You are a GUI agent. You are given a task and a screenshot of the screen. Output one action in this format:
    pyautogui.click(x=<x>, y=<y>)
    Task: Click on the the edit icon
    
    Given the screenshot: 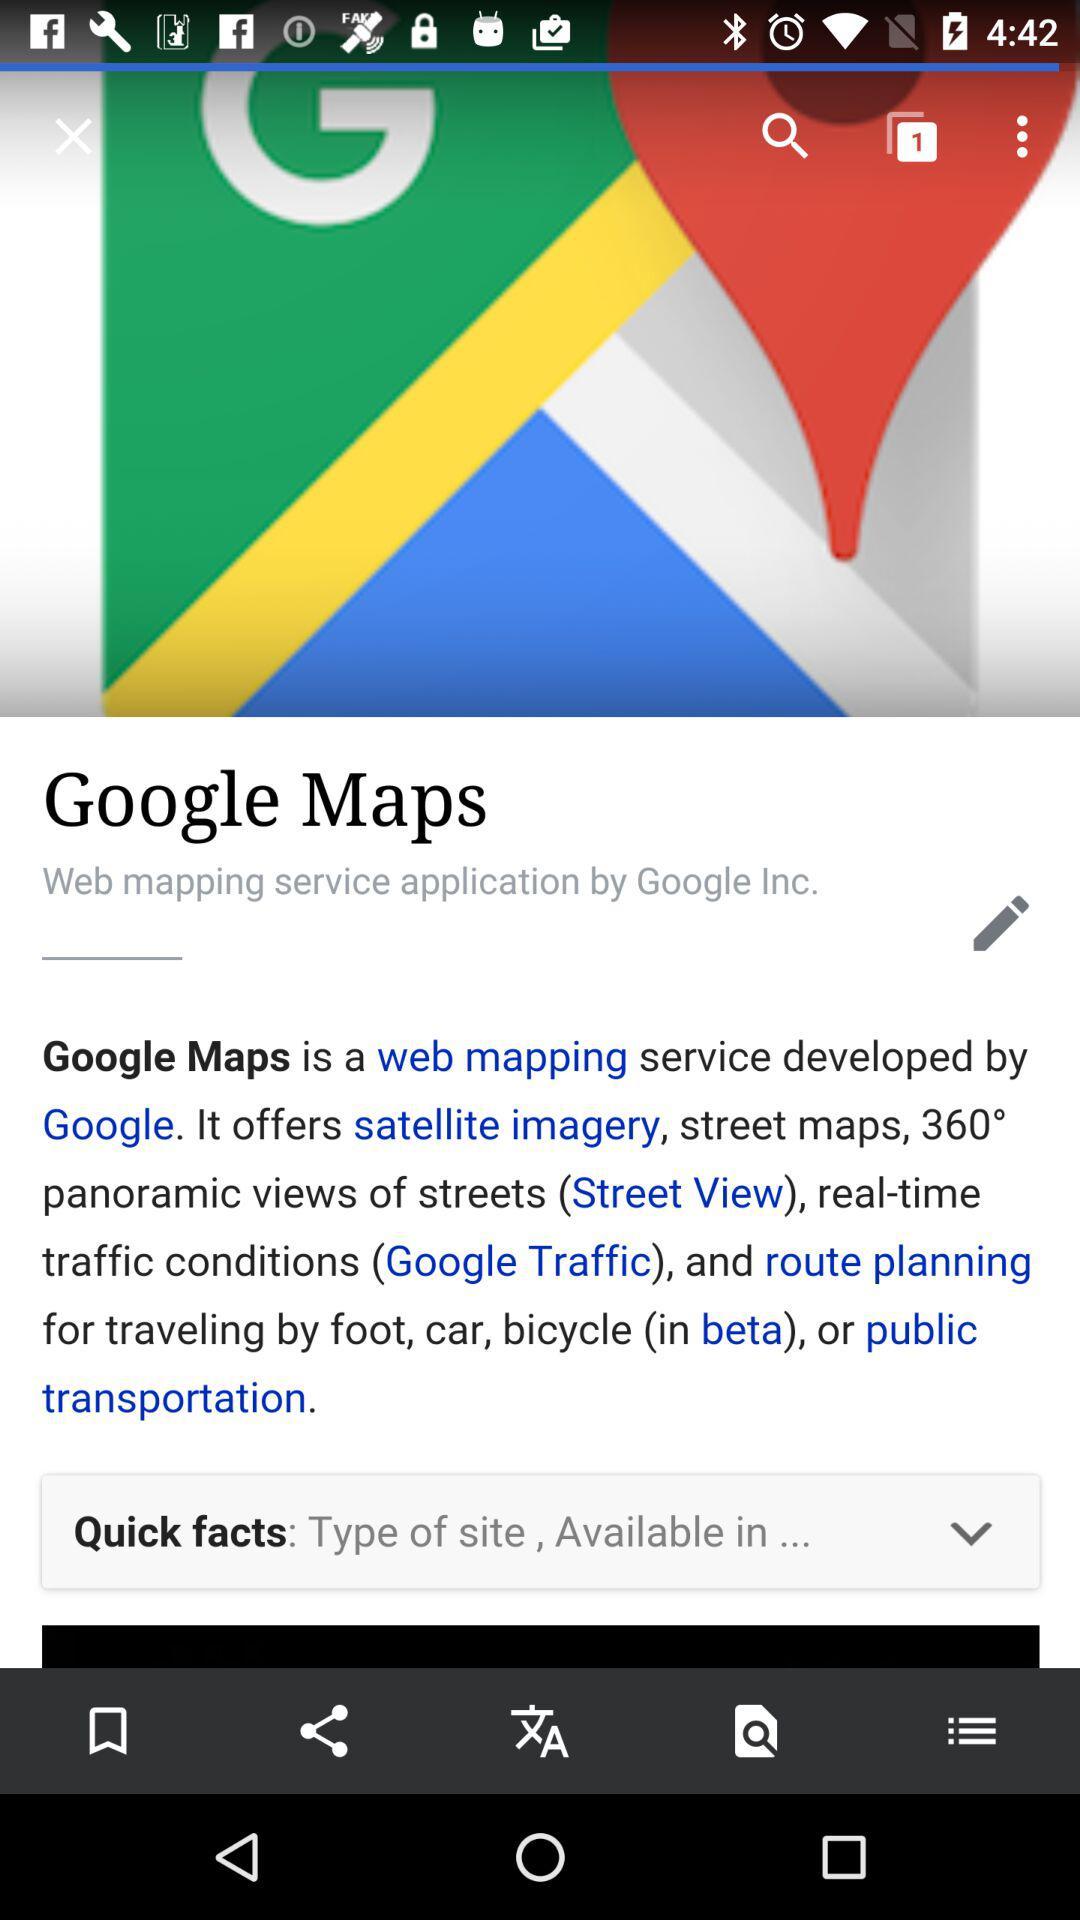 What is the action you would take?
    pyautogui.click(x=1001, y=922)
    